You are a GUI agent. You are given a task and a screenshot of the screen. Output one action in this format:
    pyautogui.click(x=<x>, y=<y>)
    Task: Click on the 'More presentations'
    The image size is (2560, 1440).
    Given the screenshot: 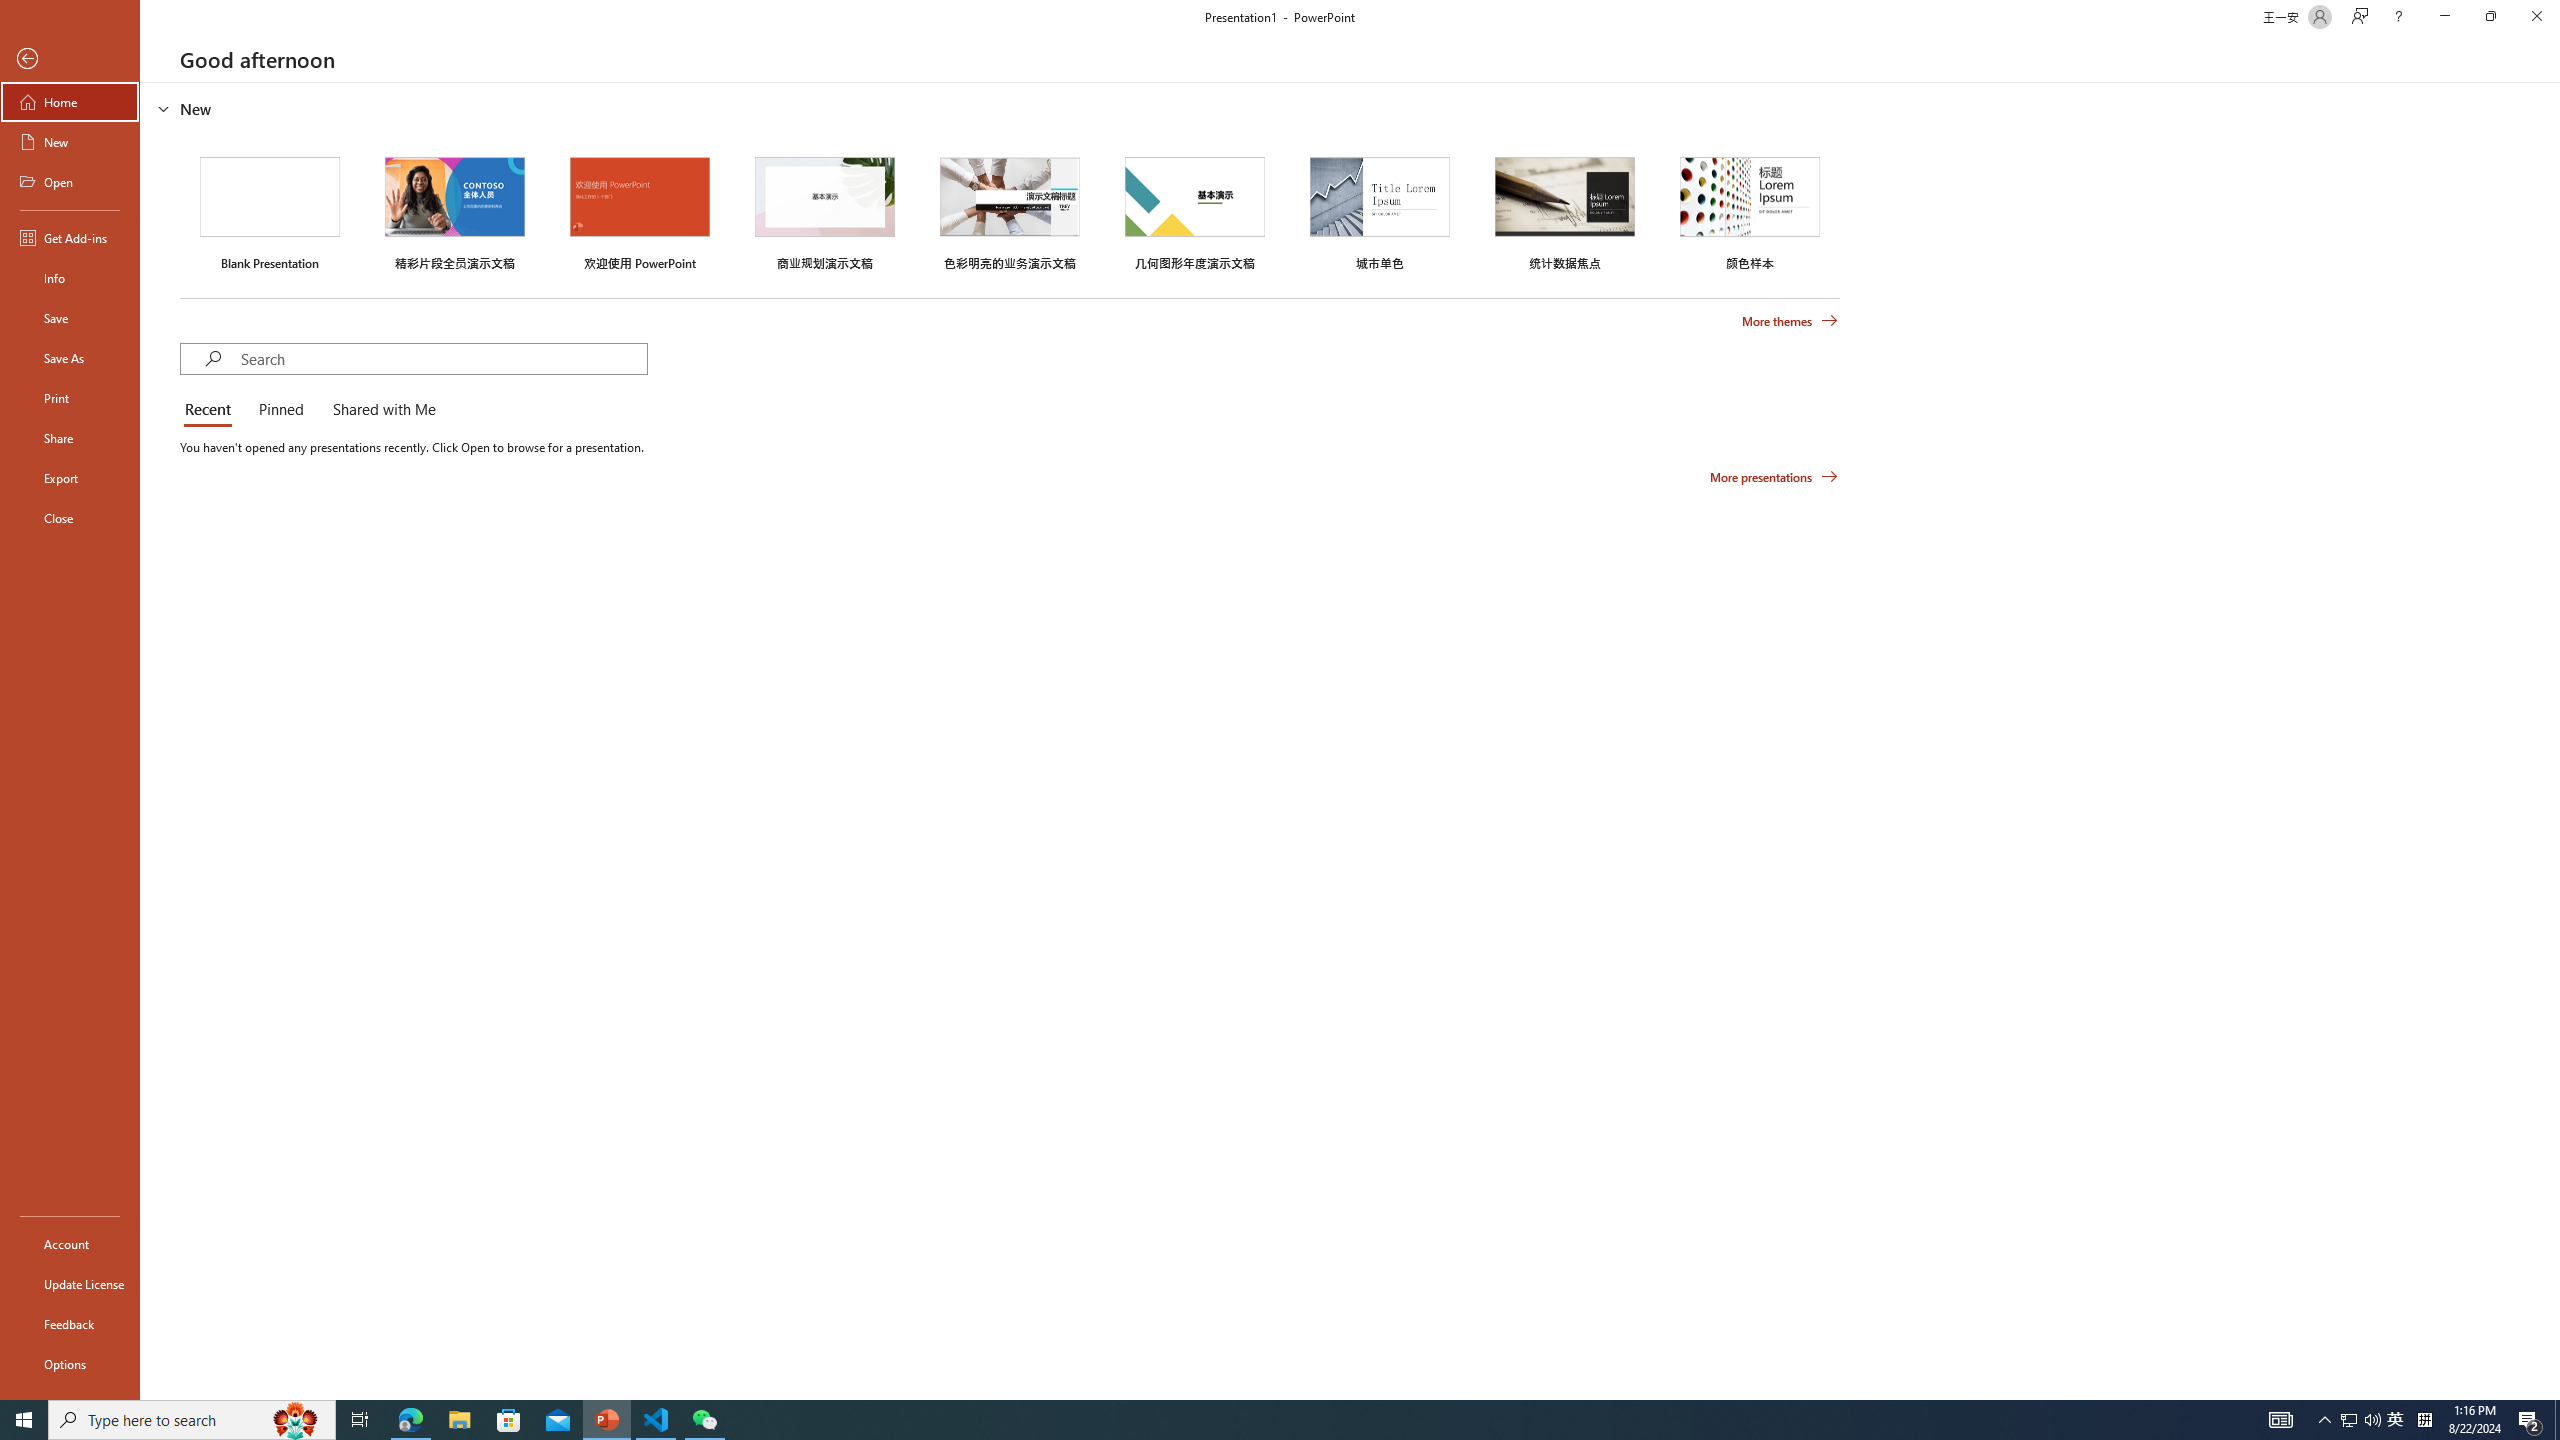 What is the action you would take?
    pyautogui.click(x=1773, y=475)
    